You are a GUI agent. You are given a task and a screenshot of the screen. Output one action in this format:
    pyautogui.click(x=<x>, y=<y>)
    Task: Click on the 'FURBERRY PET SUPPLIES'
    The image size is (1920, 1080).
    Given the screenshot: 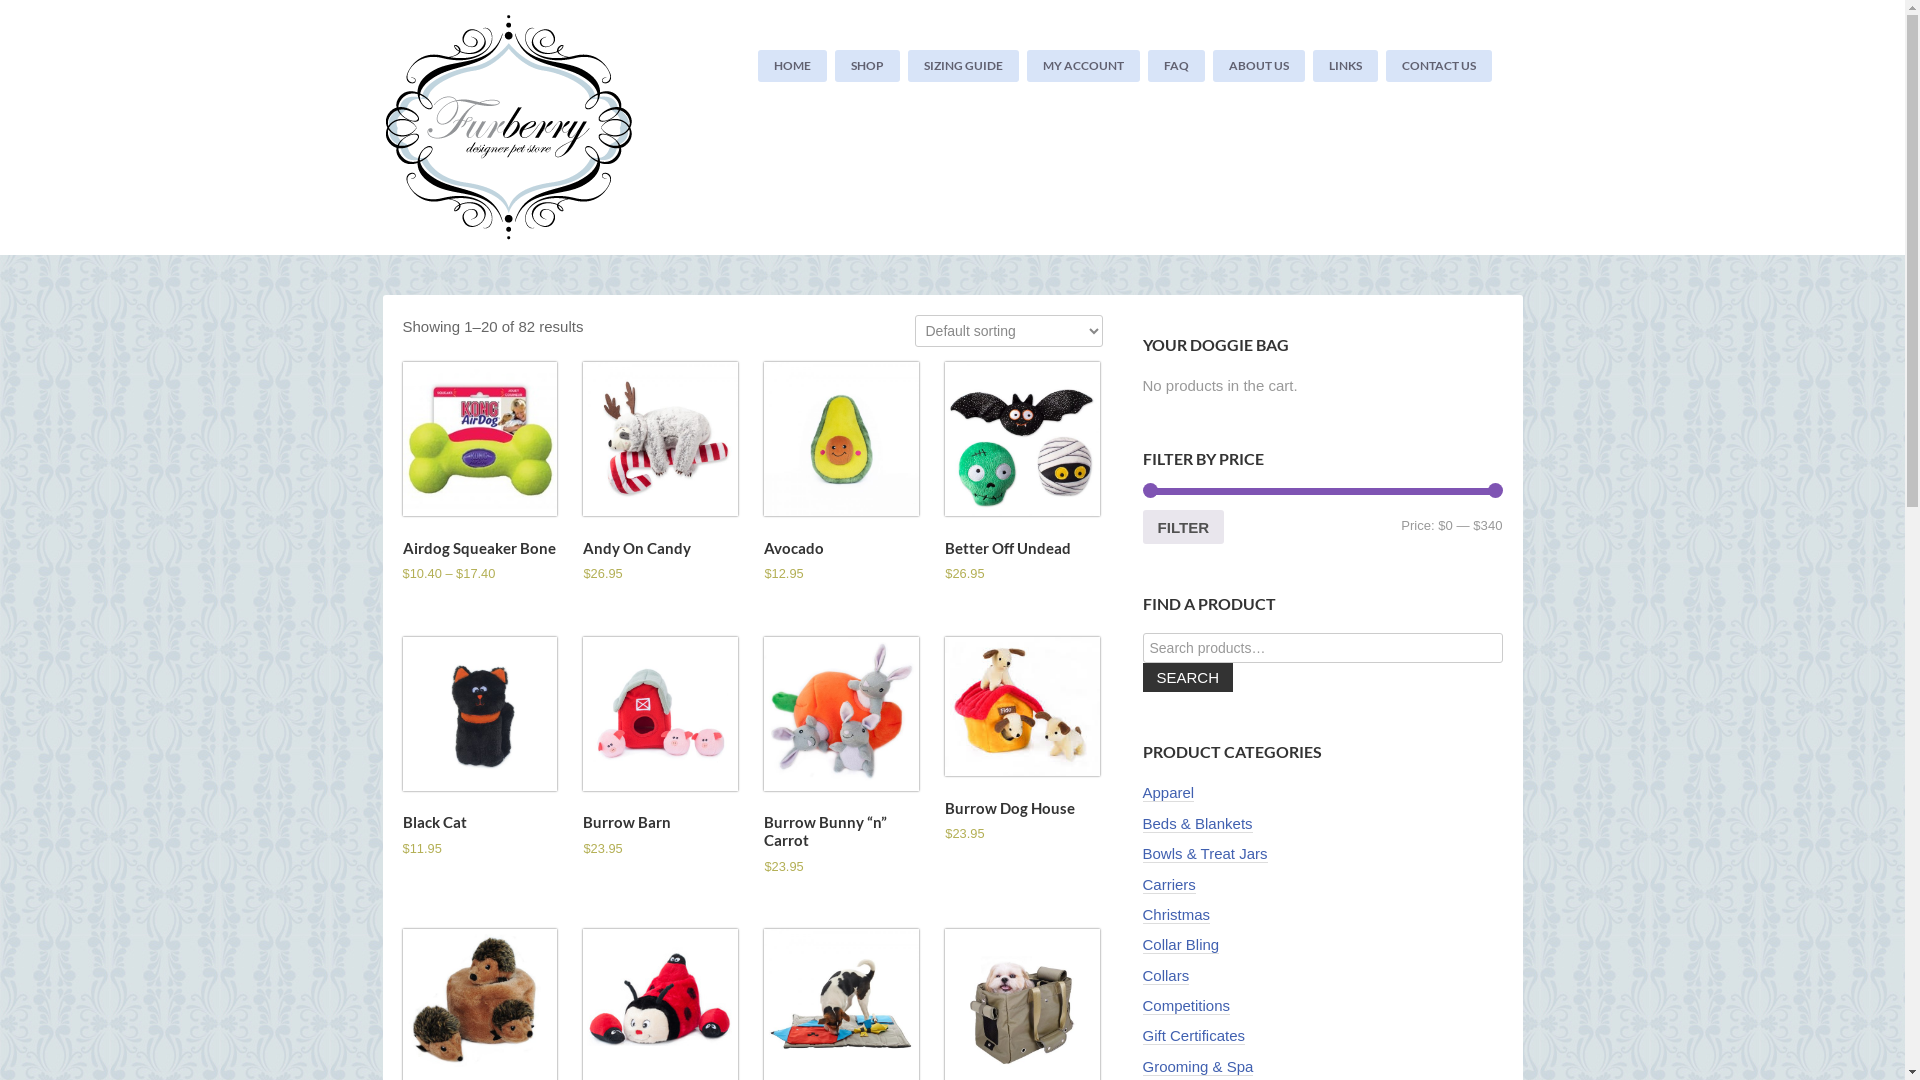 What is the action you would take?
    pyautogui.click(x=522, y=127)
    